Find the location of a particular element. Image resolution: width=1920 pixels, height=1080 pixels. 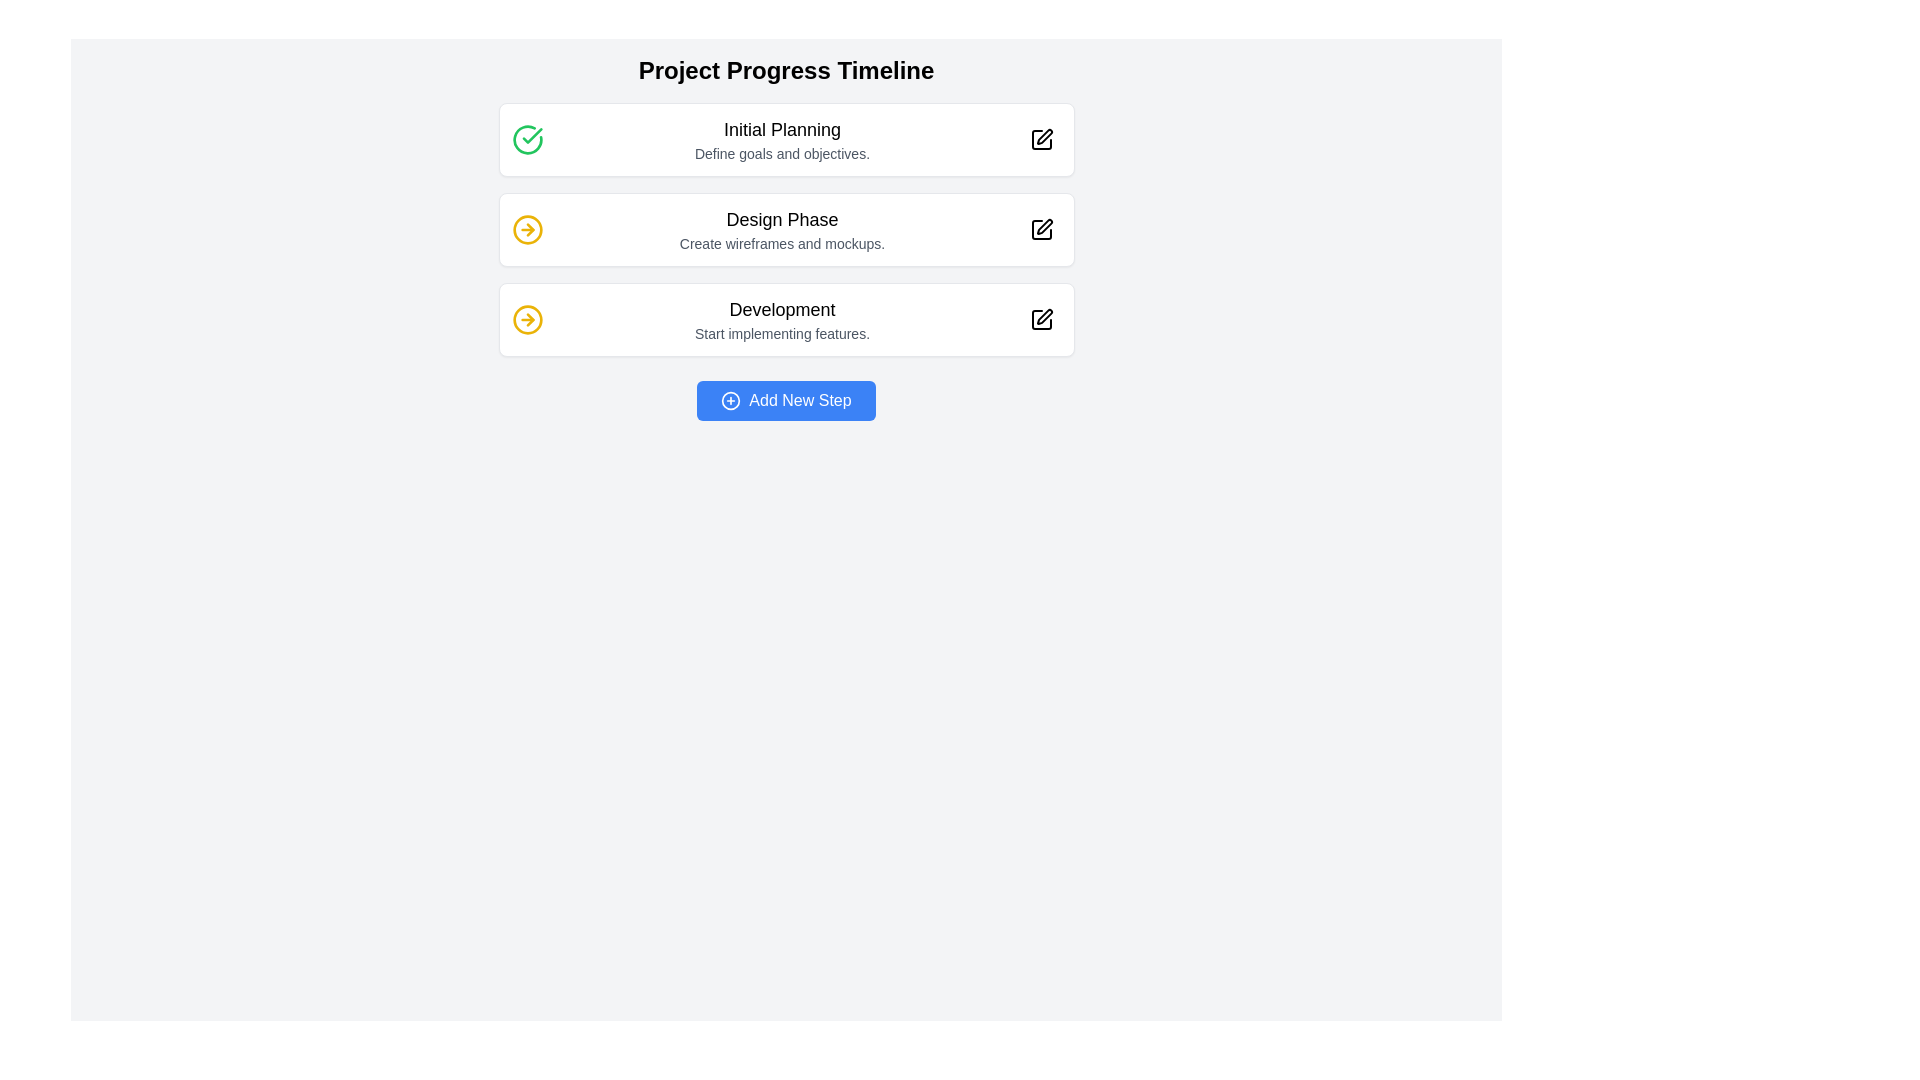

the edit icon button resembling a pencil located to the right of the text 'Design Phase Create wireframes and mockups' in the third card of the vertical stack is located at coordinates (1040, 229).